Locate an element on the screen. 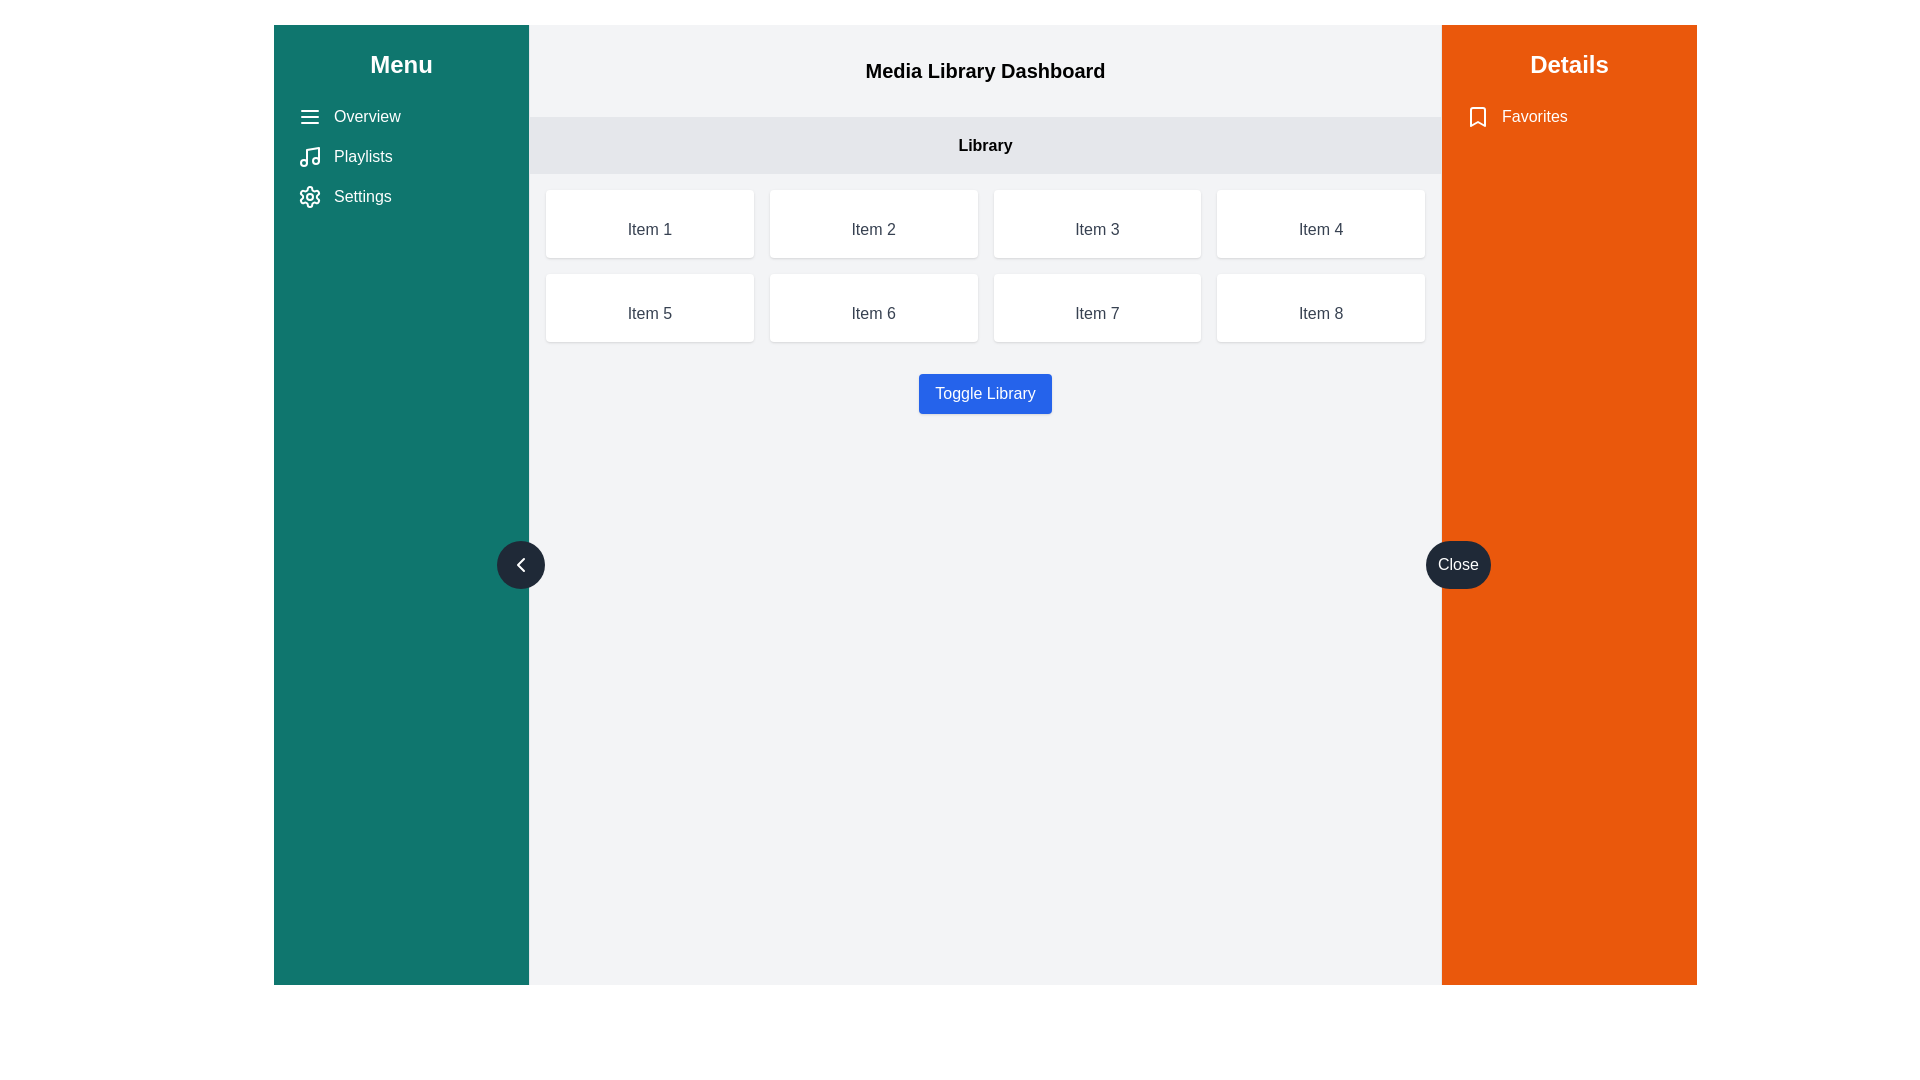  the fifth card in the grid layout that displays details about 'Item 5' is located at coordinates (649, 308).